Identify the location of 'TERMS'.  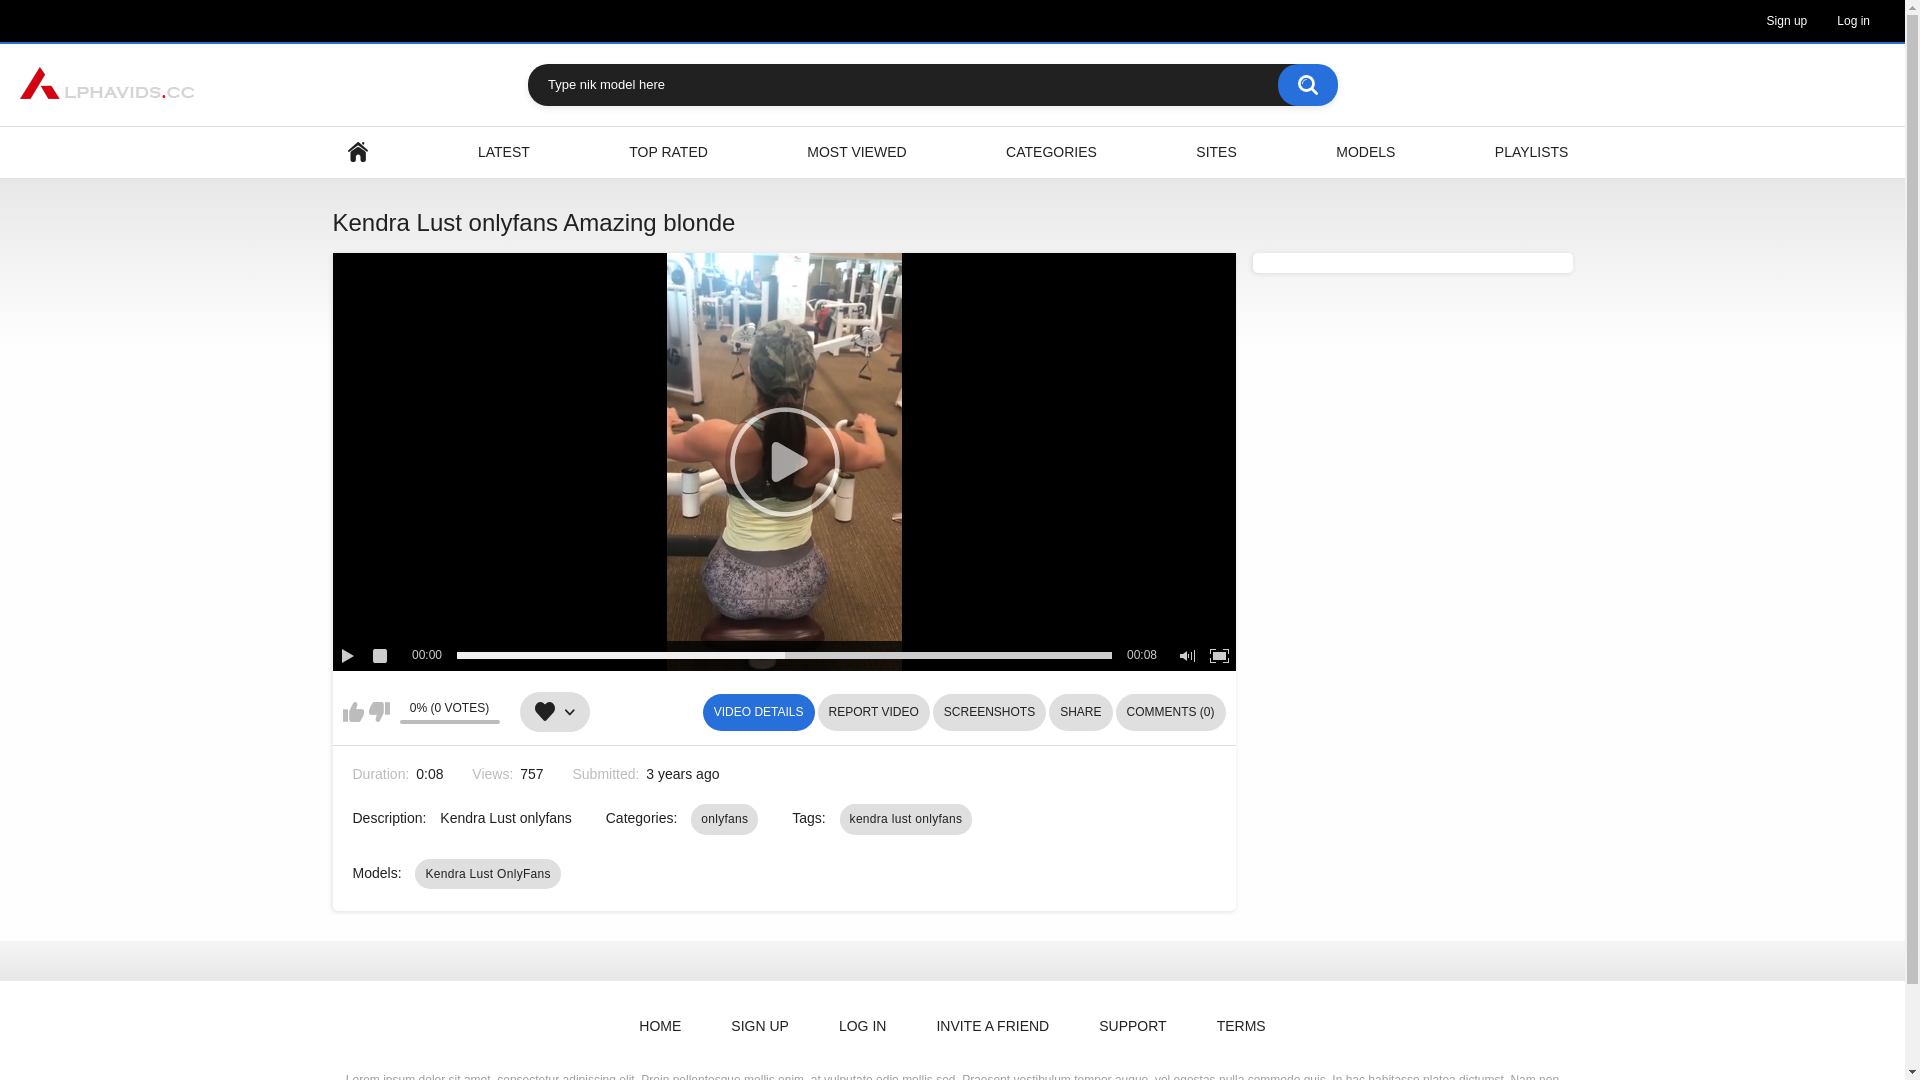
(1240, 1026).